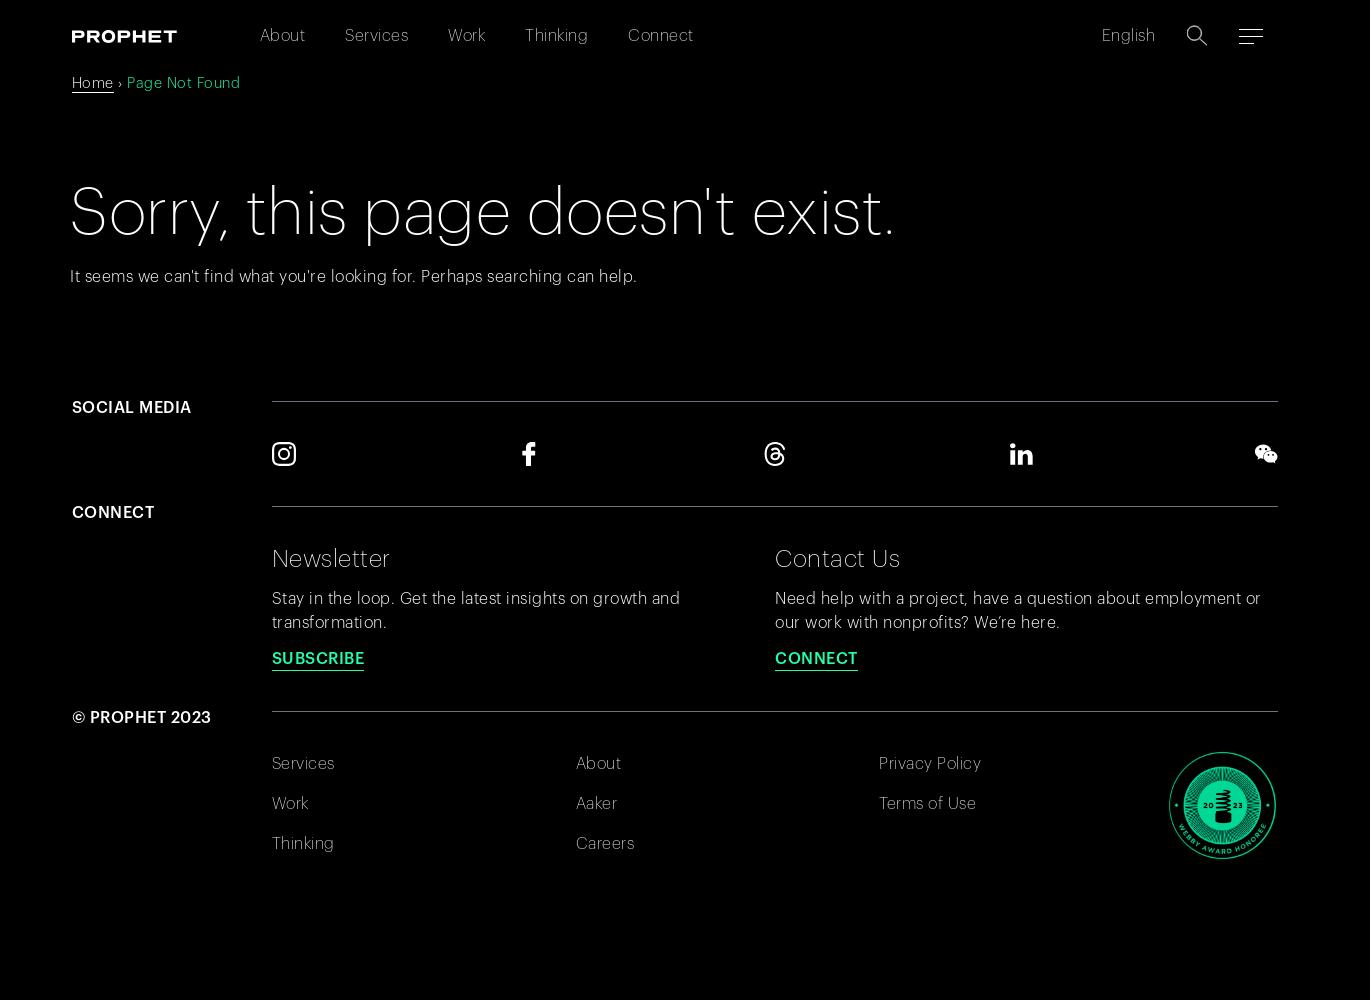 This screenshot has width=1370, height=1000. I want to click on 'Privacy Policy', so click(929, 763).